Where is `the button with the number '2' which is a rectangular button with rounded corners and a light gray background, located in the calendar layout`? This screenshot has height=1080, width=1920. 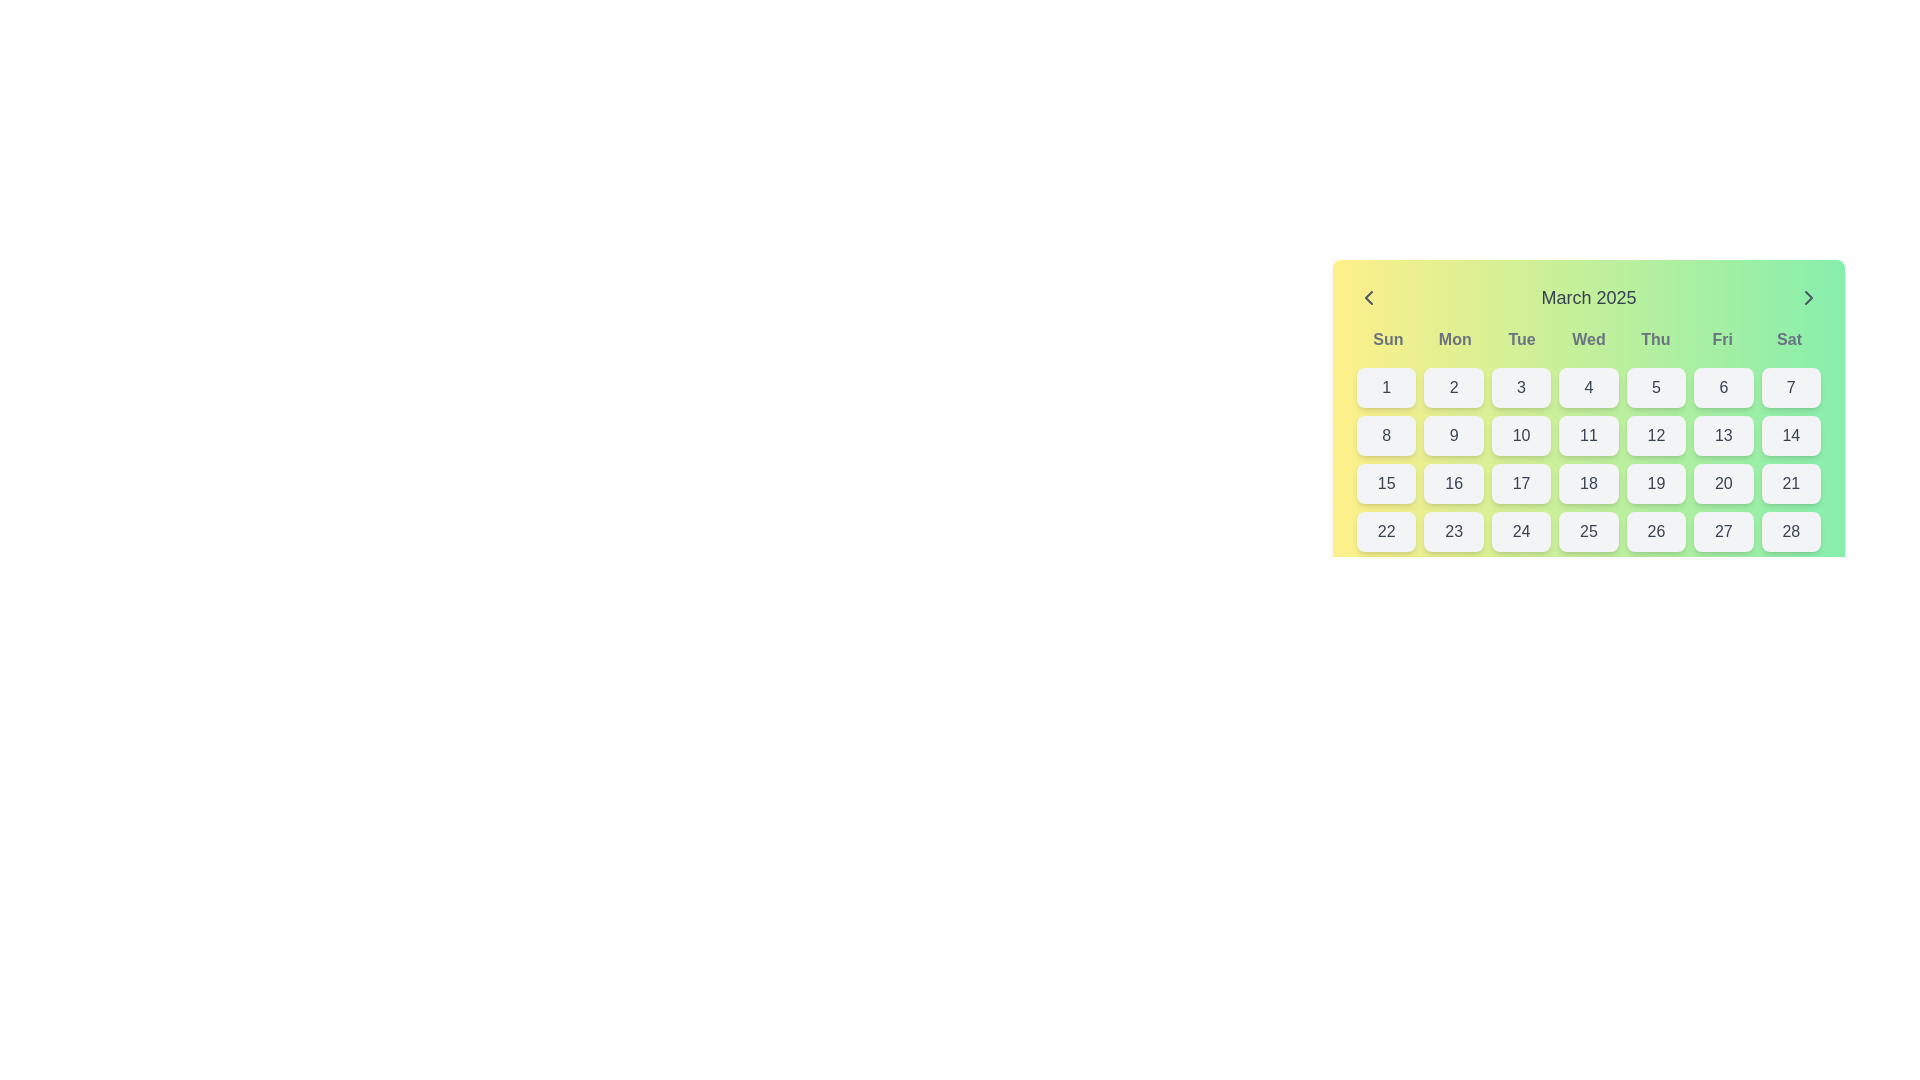 the button with the number '2' which is a rectangular button with rounded corners and a light gray background, located in the calendar layout is located at coordinates (1454, 388).